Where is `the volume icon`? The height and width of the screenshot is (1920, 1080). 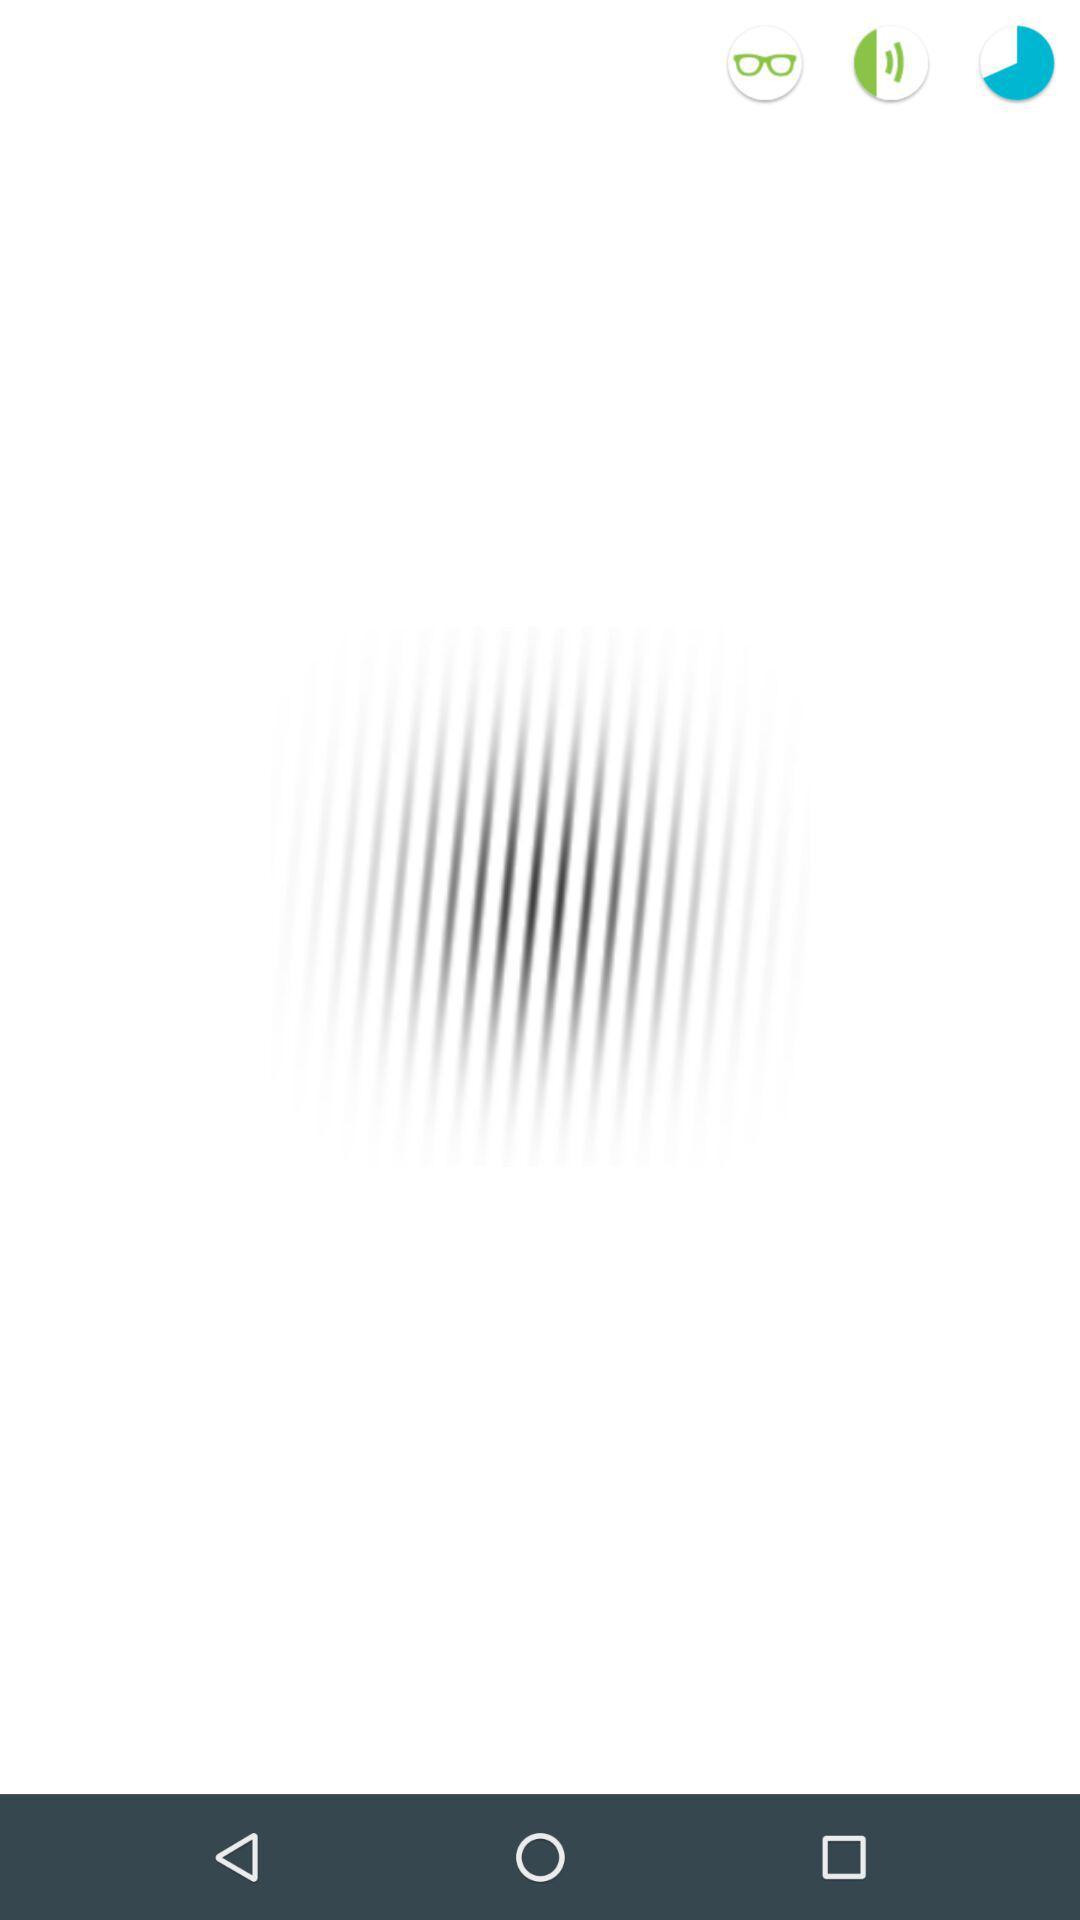 the volume icon is located at coordinates (890, 62).